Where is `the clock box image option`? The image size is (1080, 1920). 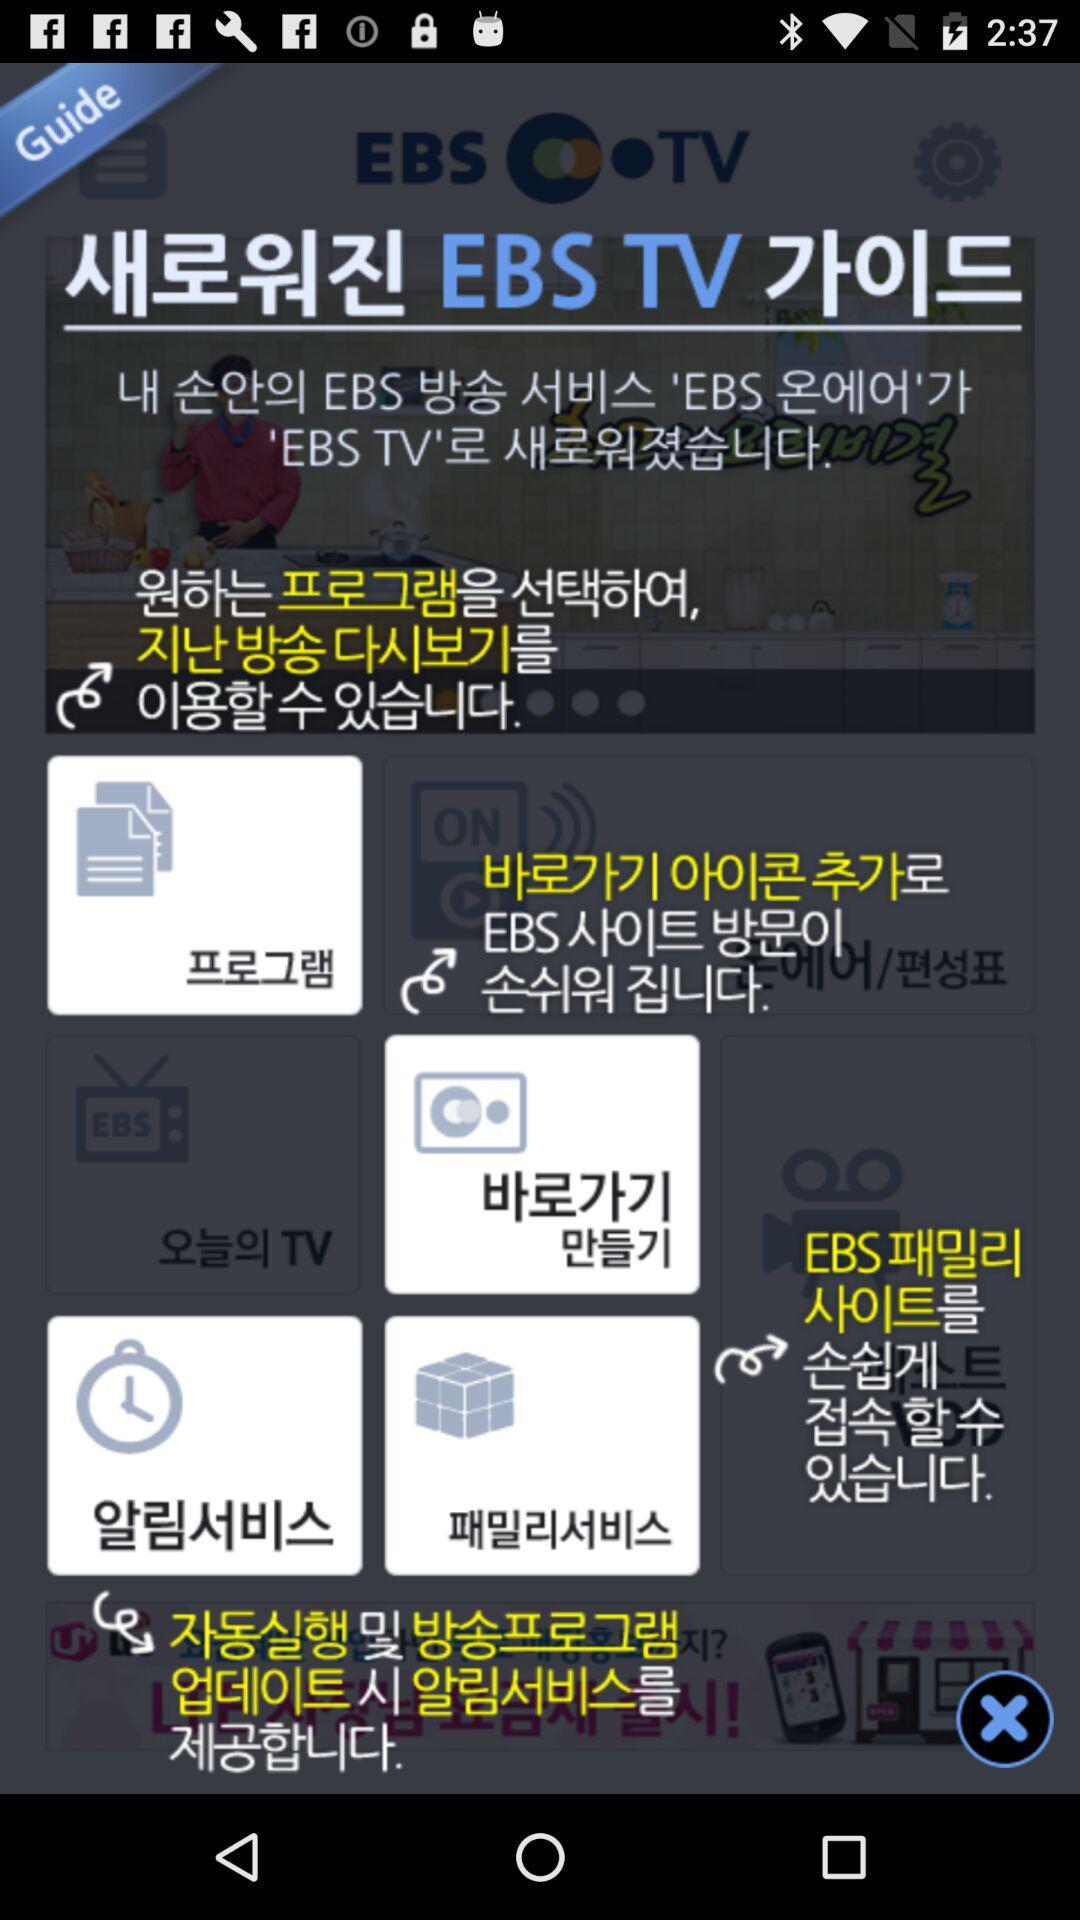
the clock box image option is located at coordinates (242, 1488).